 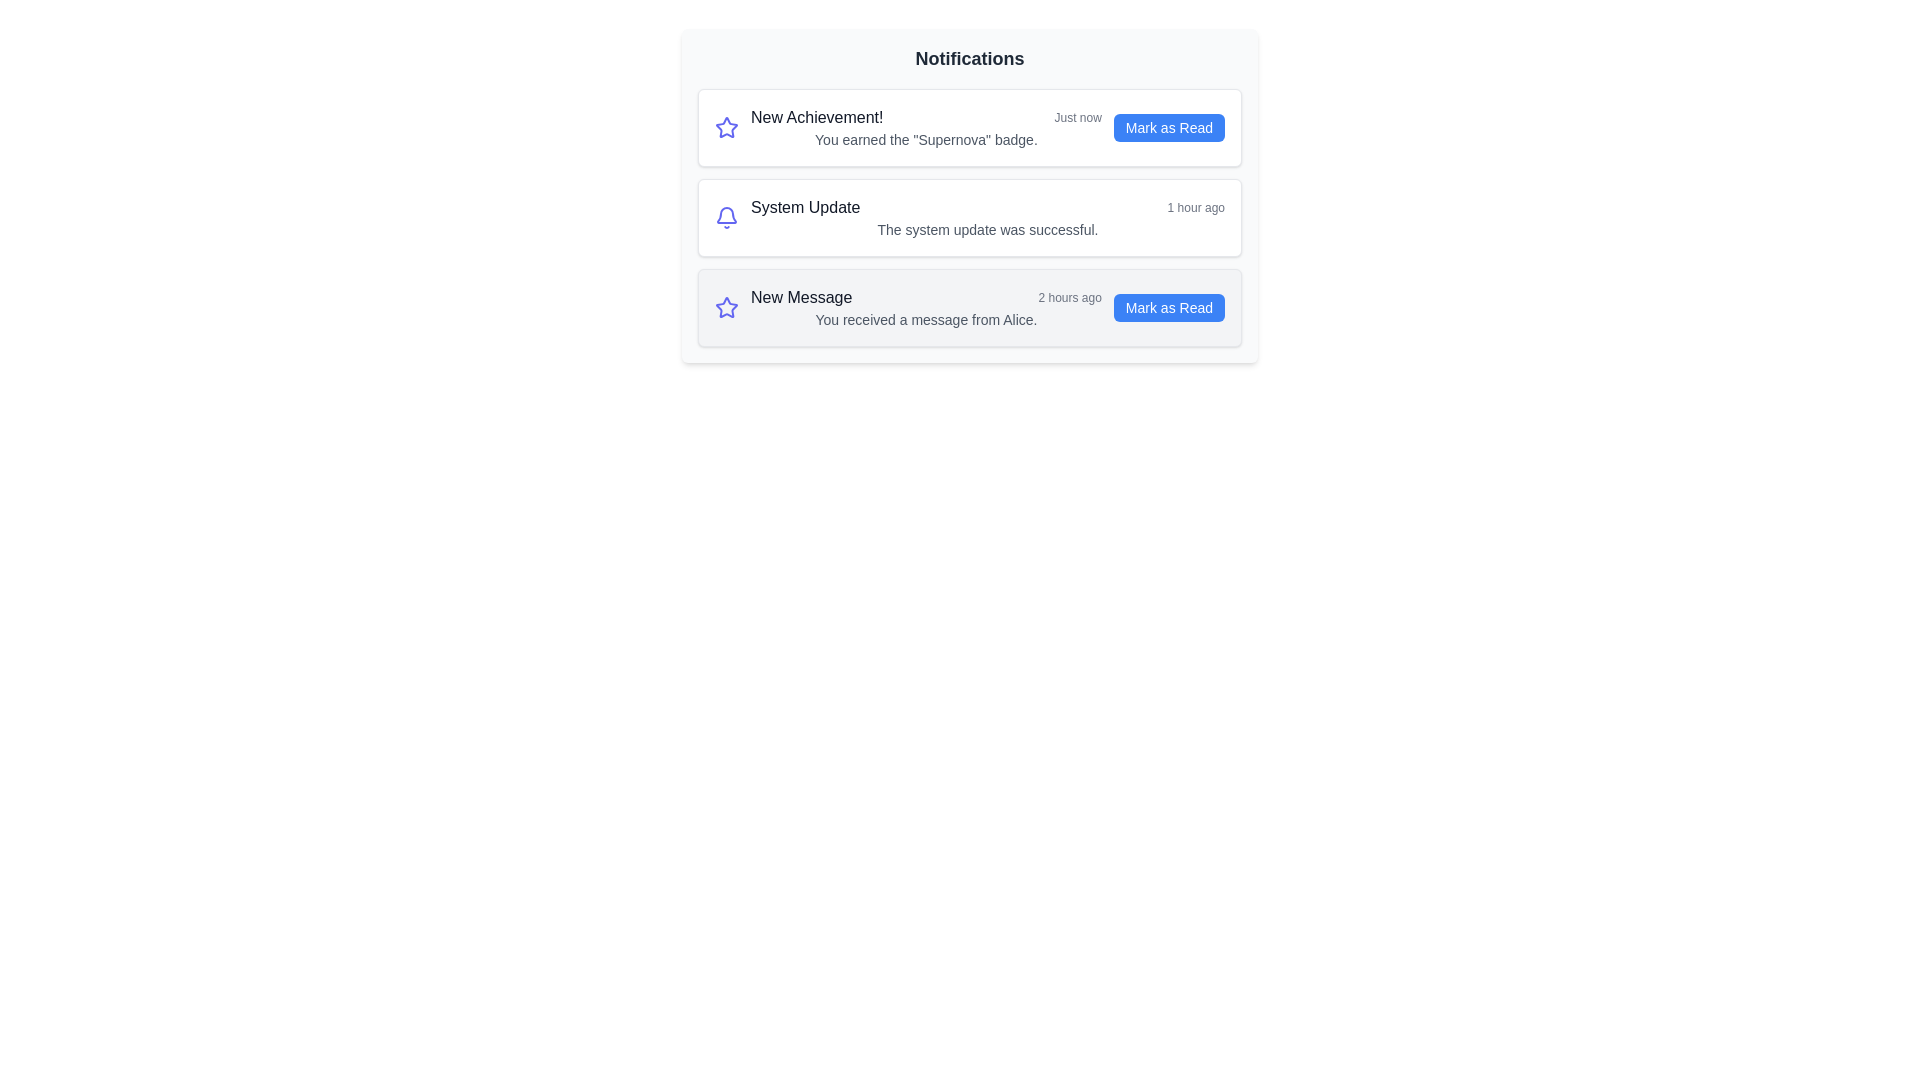 What do you see at coordinates (1069, 297) in the screenshot?
I see `the timestamp text label located in the bottom notification box, right-aligned next to the 'New Message' title` at bounding box center [1069, 297].